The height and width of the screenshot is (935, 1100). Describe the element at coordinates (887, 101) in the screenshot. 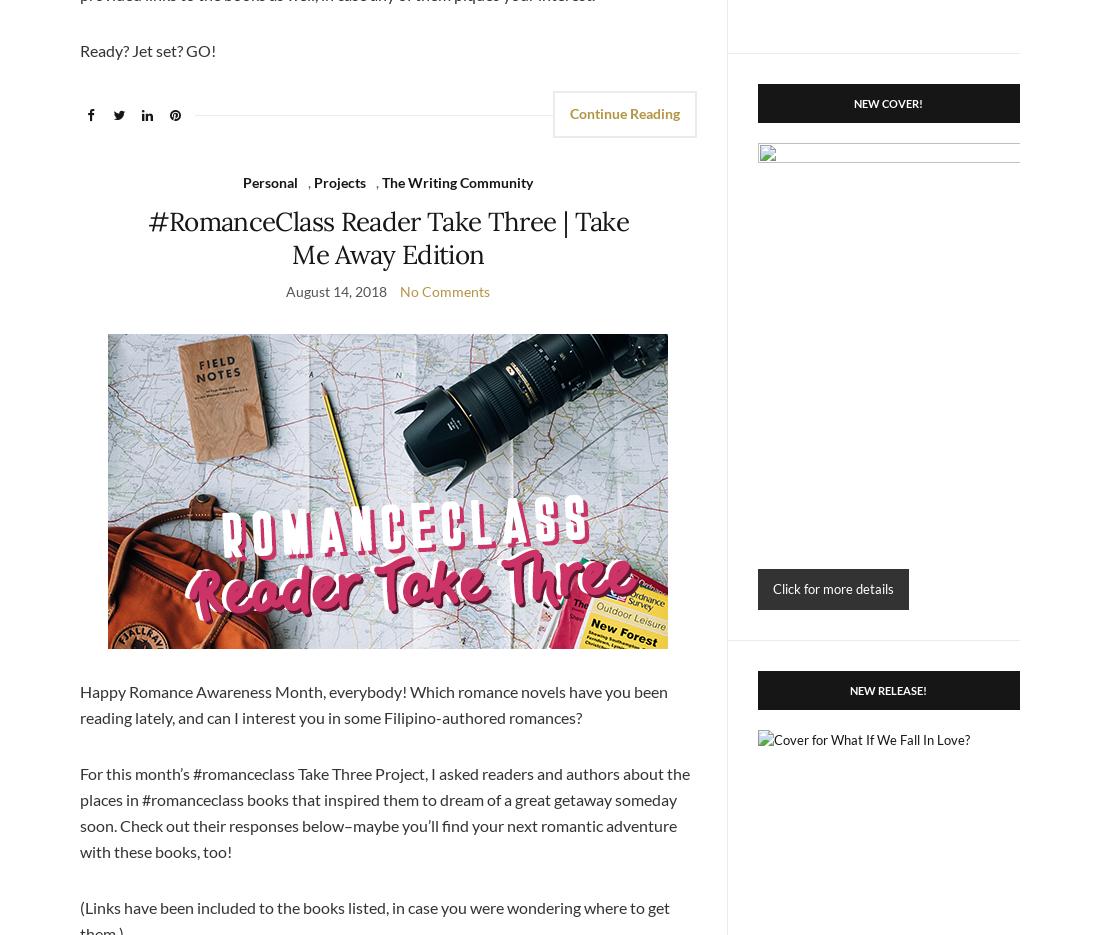

I see `'NEW COVER!'` at that location.